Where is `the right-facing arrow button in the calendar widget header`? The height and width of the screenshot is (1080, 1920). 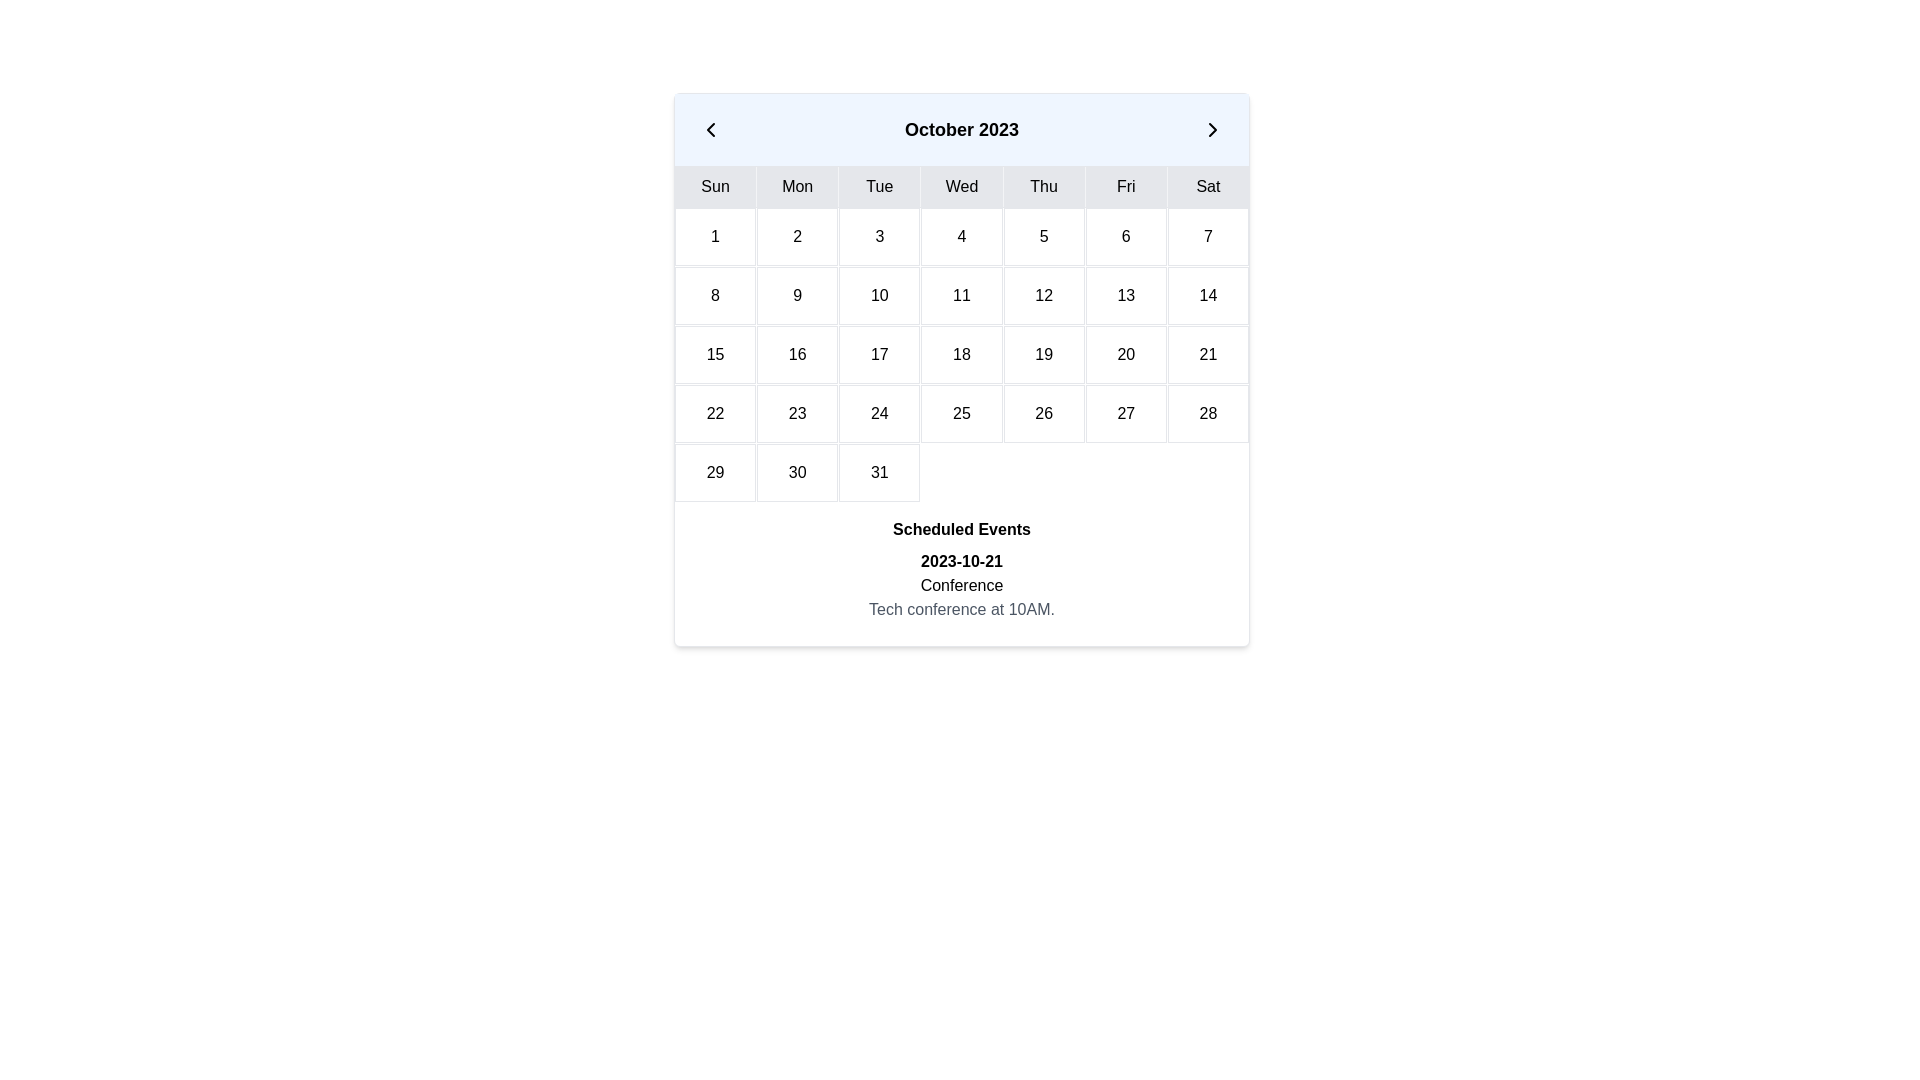 the right-facing arrow button in the calendar widget header is located at coordinates (1212, 130).